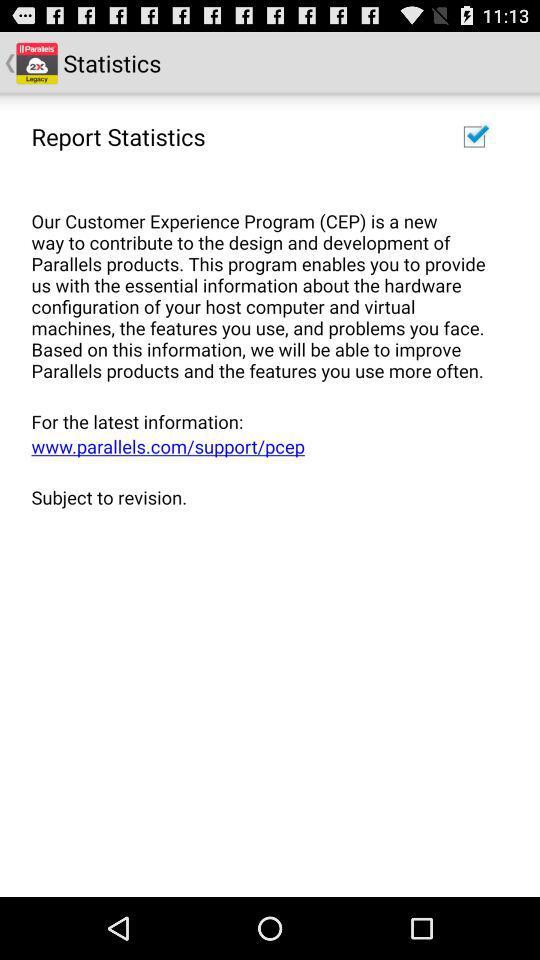  What do you see at coordinates (473, 135) in the screenshot?
I see `the app to the right of the report statistics` at bounding box center [473, 135].